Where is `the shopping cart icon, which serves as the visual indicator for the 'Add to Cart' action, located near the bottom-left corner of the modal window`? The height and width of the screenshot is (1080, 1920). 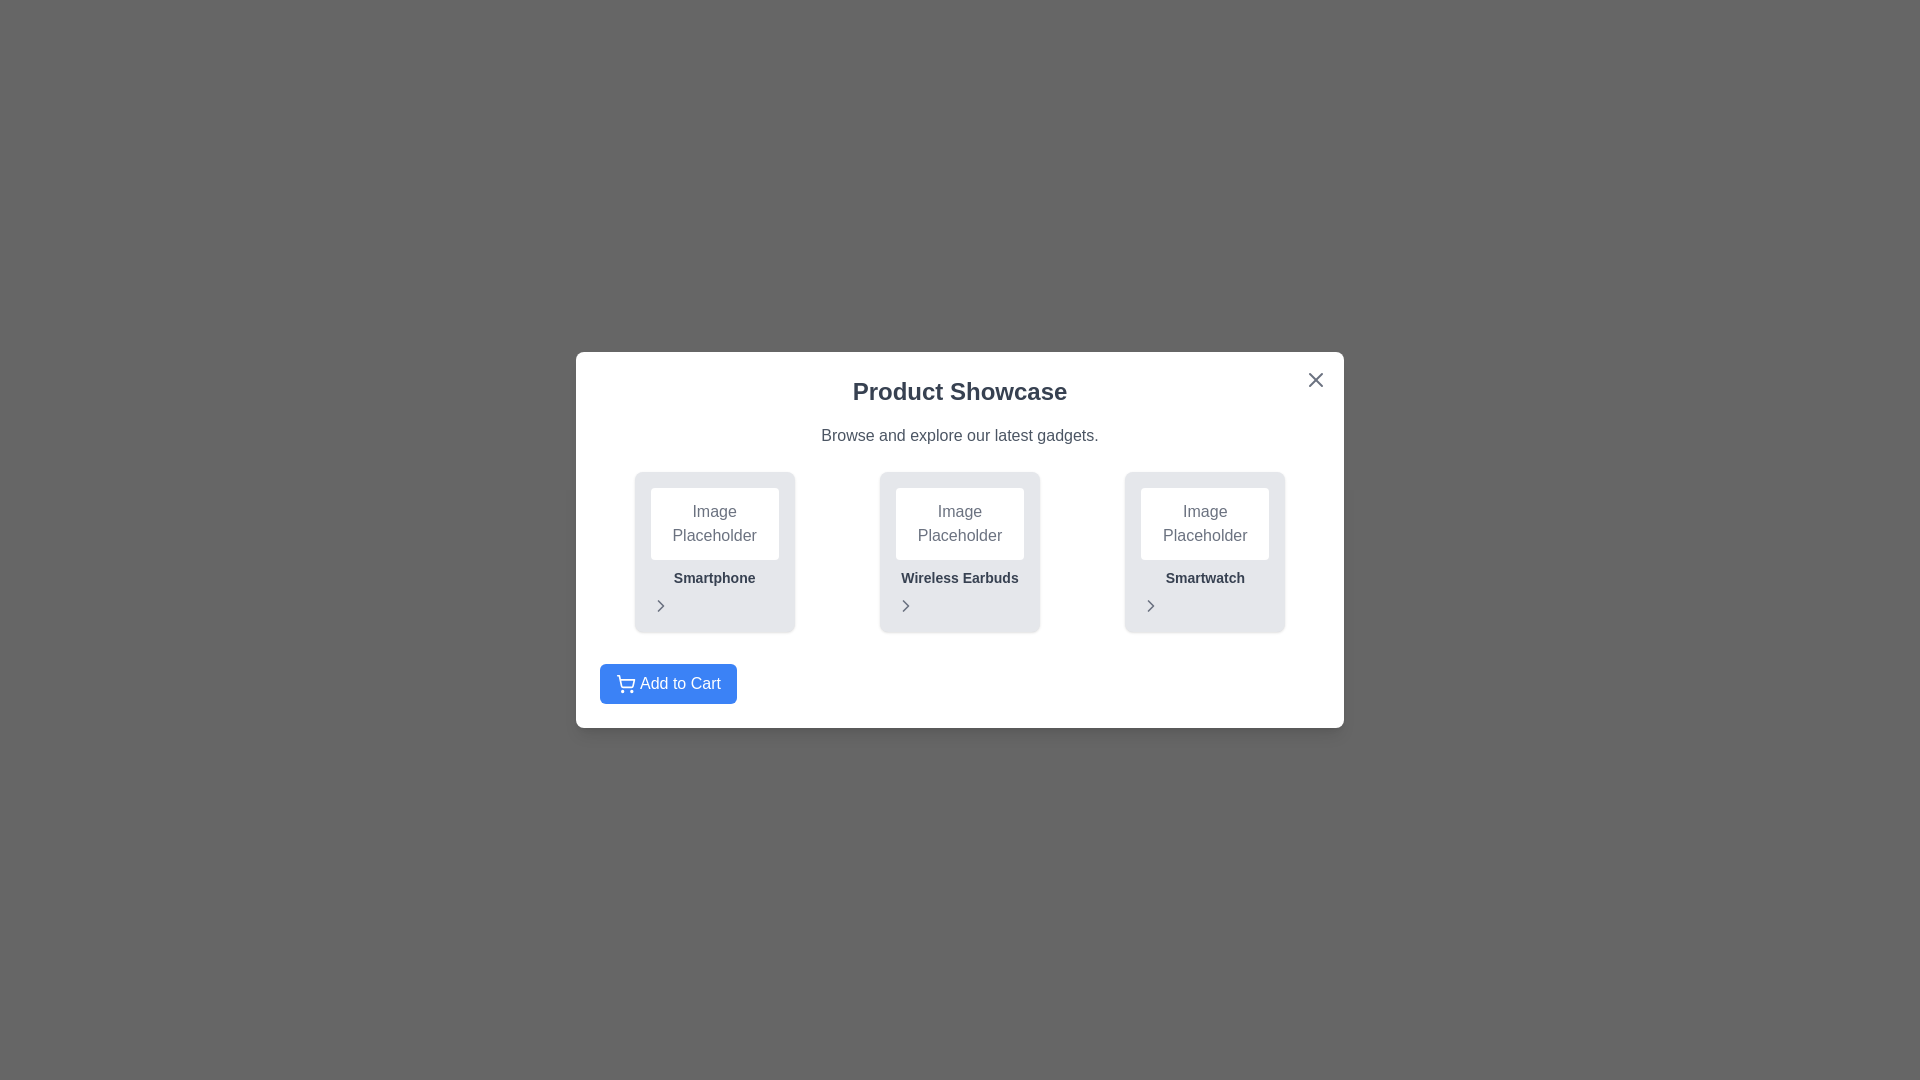
the shopping cart icon, which serves as the visual indicator for the 'Add to Cart' action, located near the bottom-left corner of the modal window is located at coordinates (625, 680).